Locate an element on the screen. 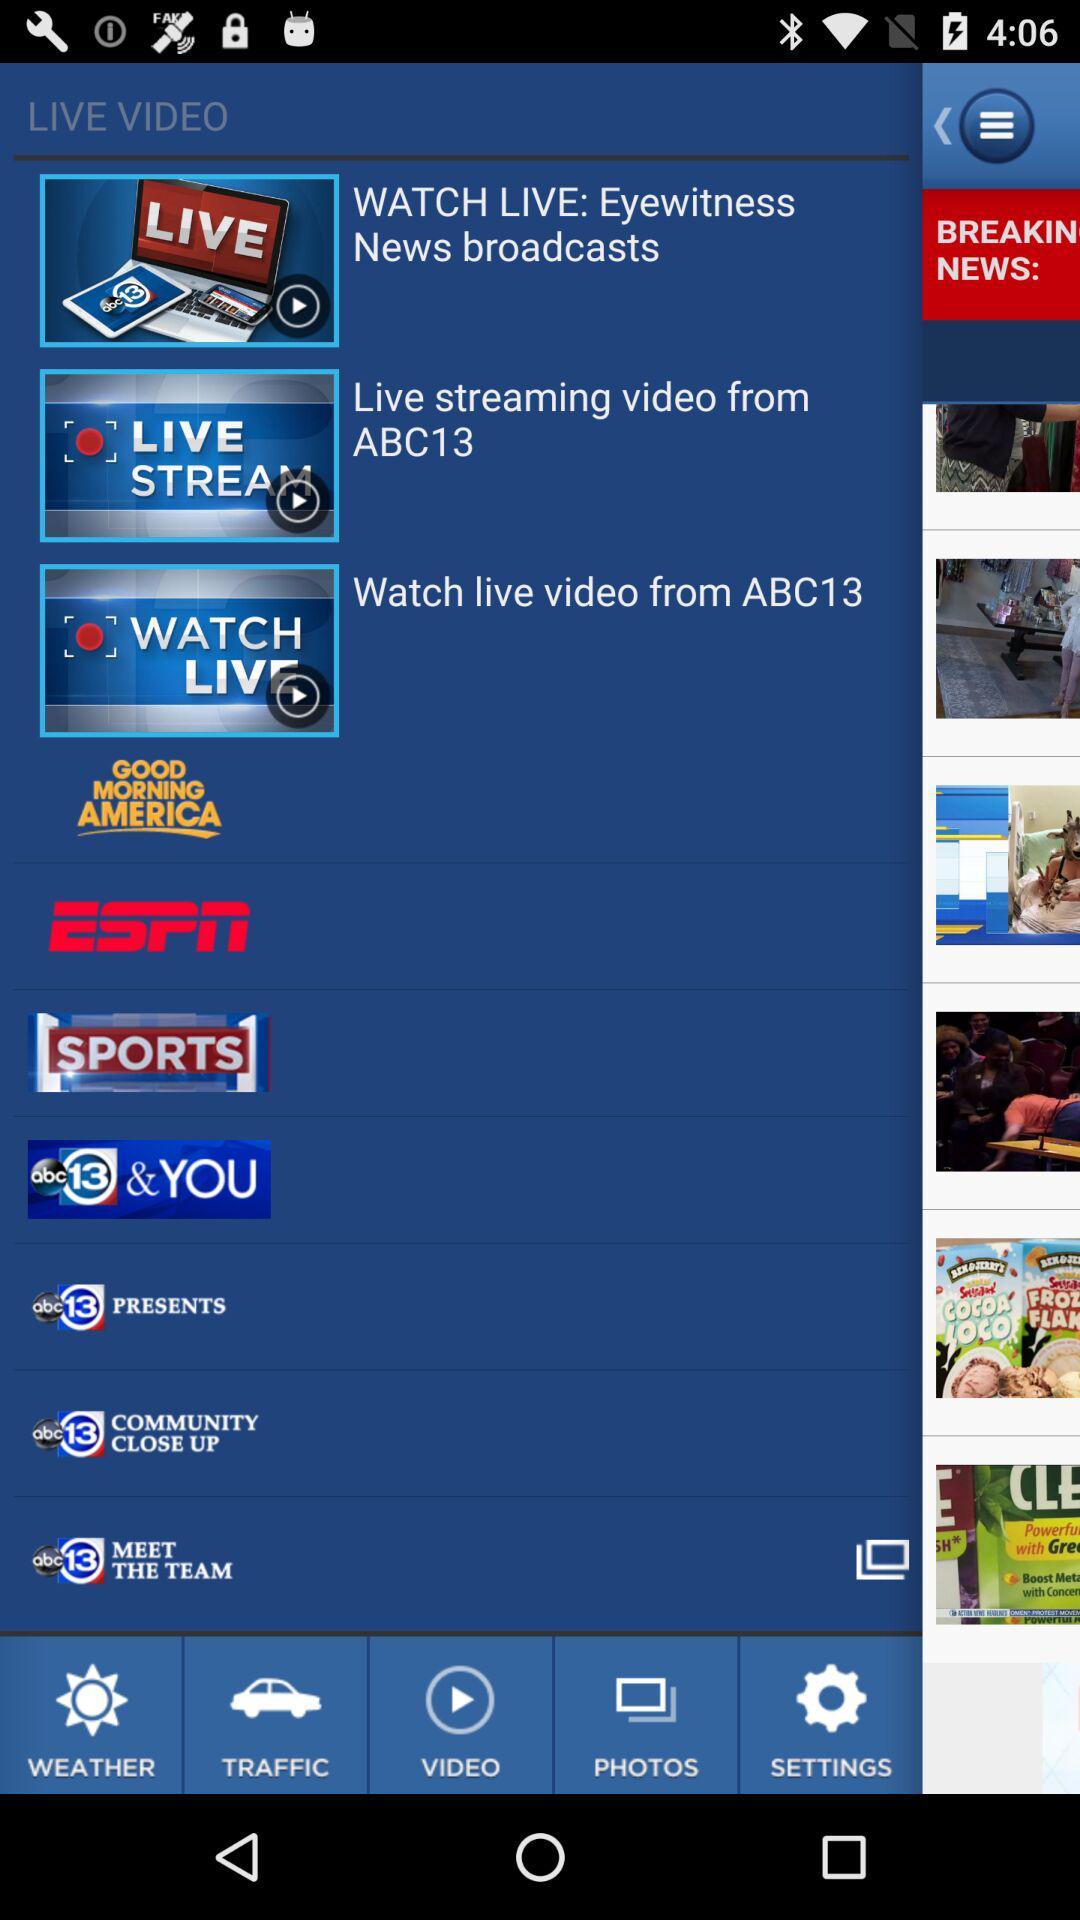 The image size is (1080, 1920). watch videos is located at coordinates (460, 1714).